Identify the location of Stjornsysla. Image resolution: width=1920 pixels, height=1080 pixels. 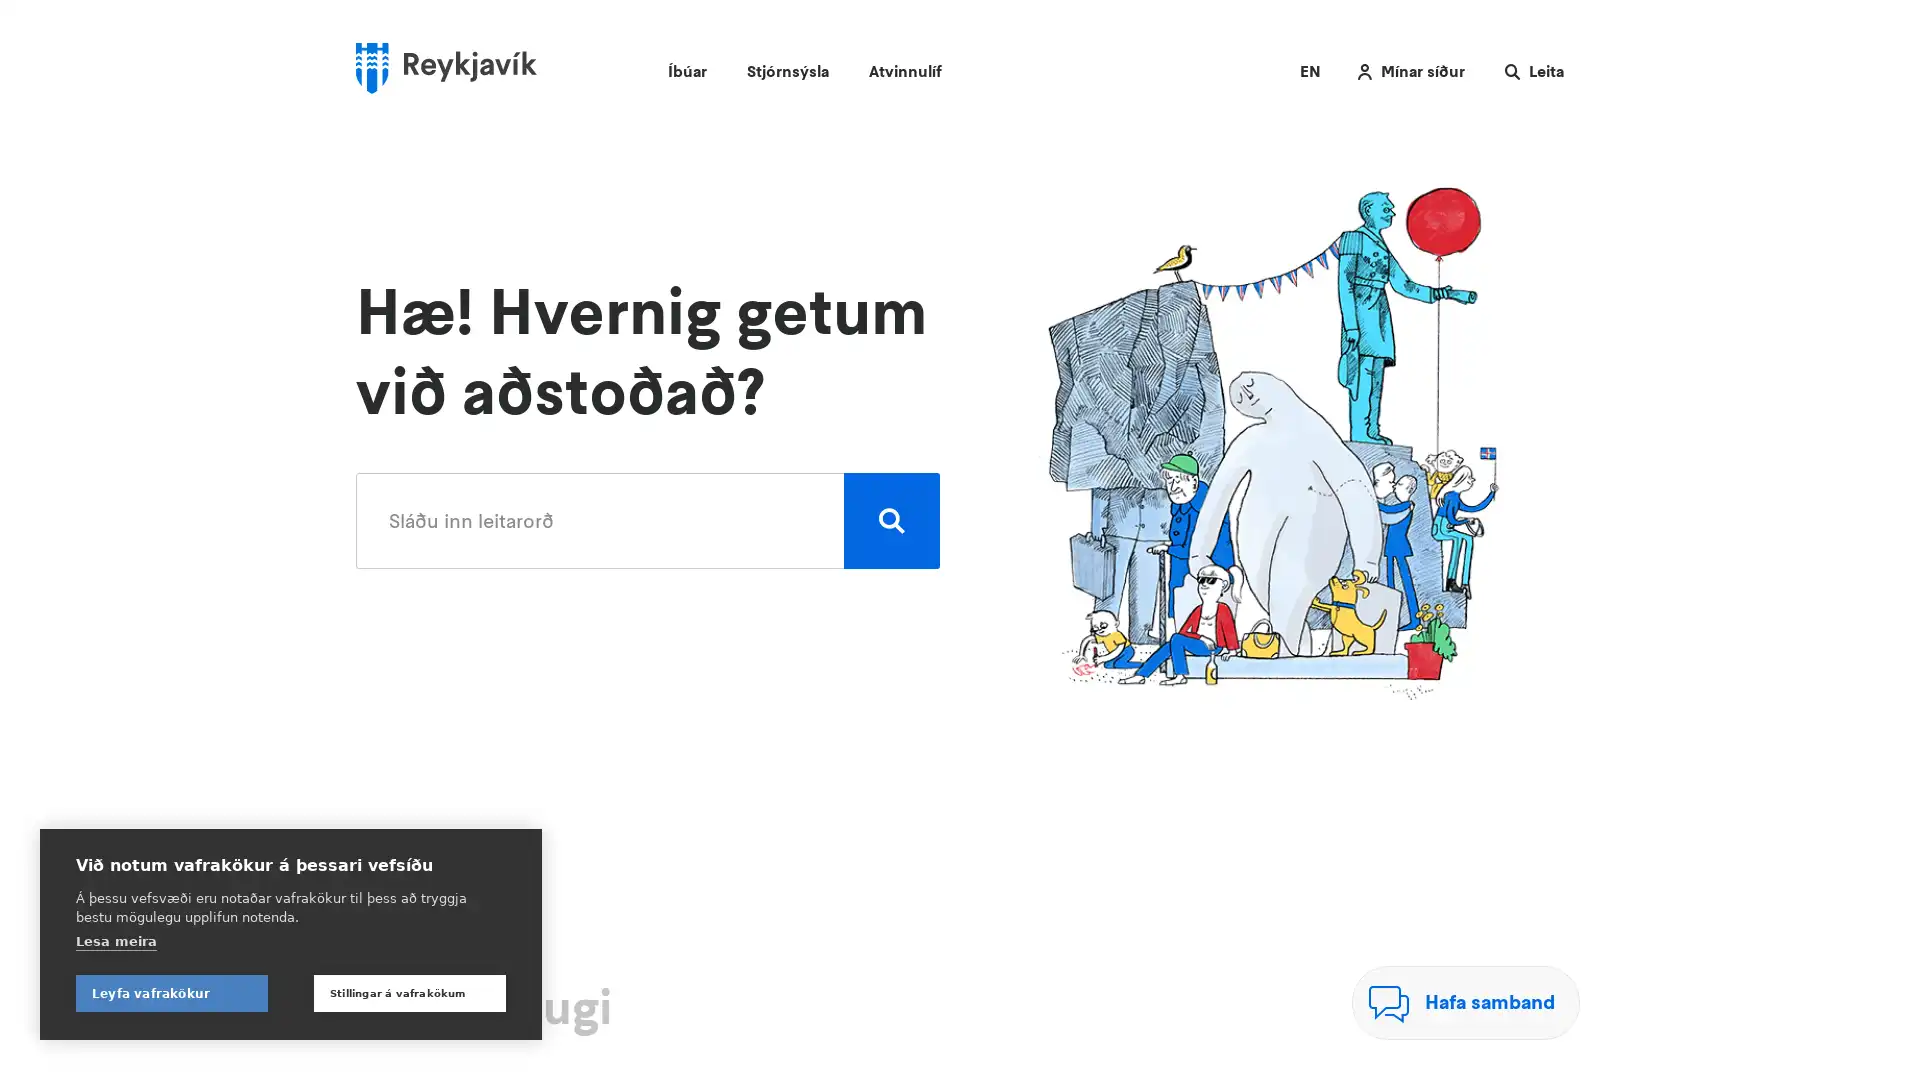
(786, 67).